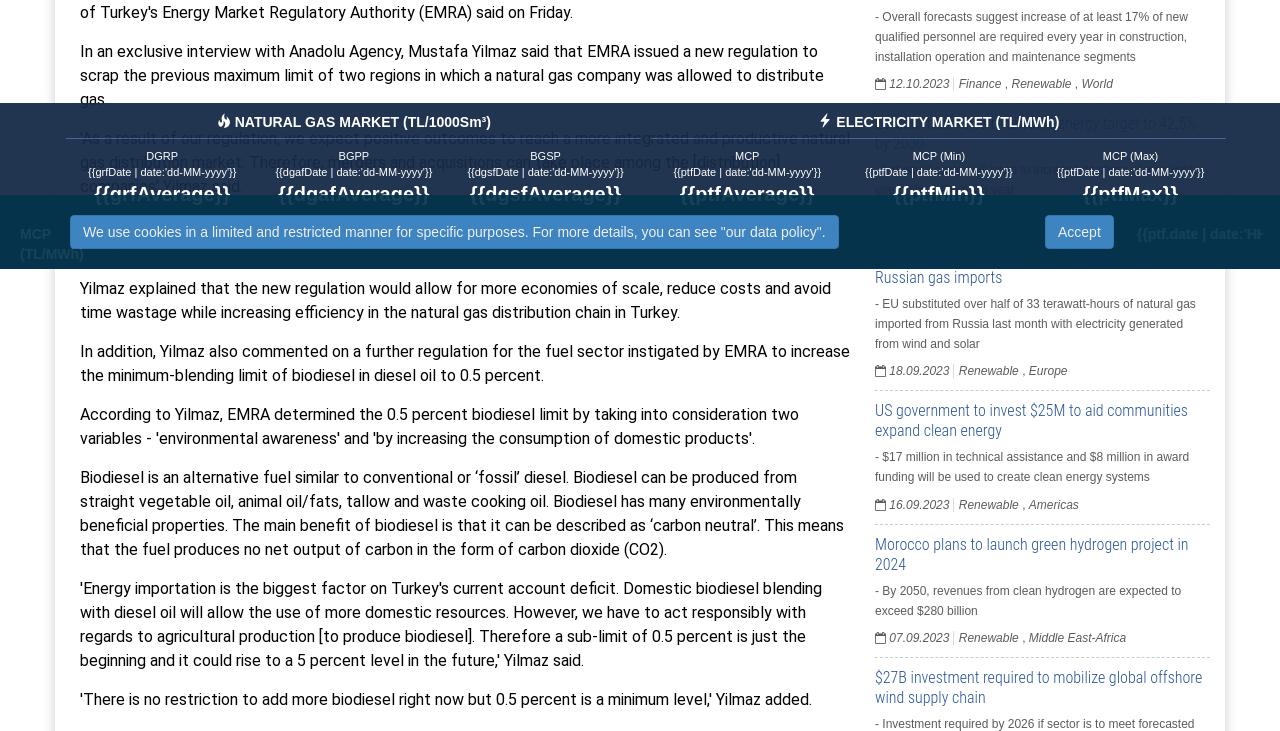 This screenshot has width=1280, height=731. Describe the element at coordinates (92, 194) in the screenshot. I see `'{{grfAverage}}'` at that location.